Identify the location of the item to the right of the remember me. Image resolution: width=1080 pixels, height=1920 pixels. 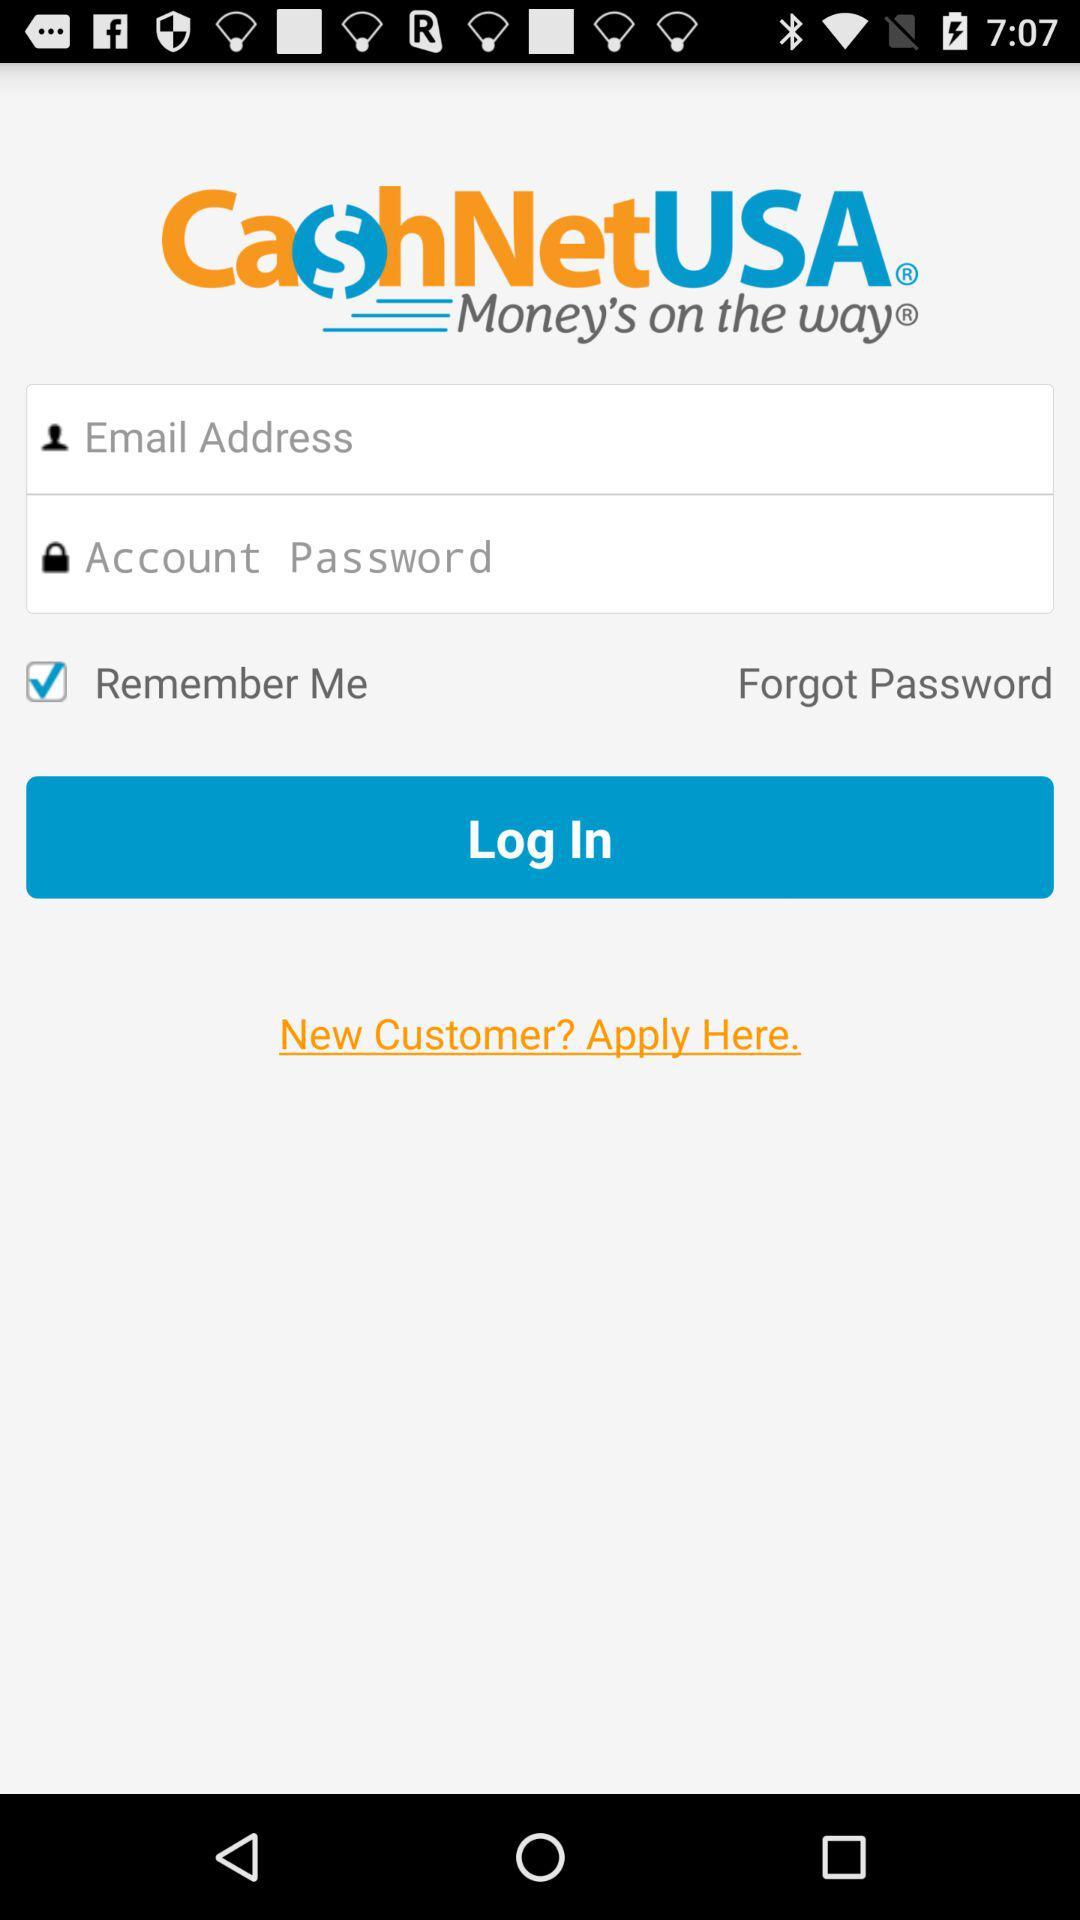
(709, 681).